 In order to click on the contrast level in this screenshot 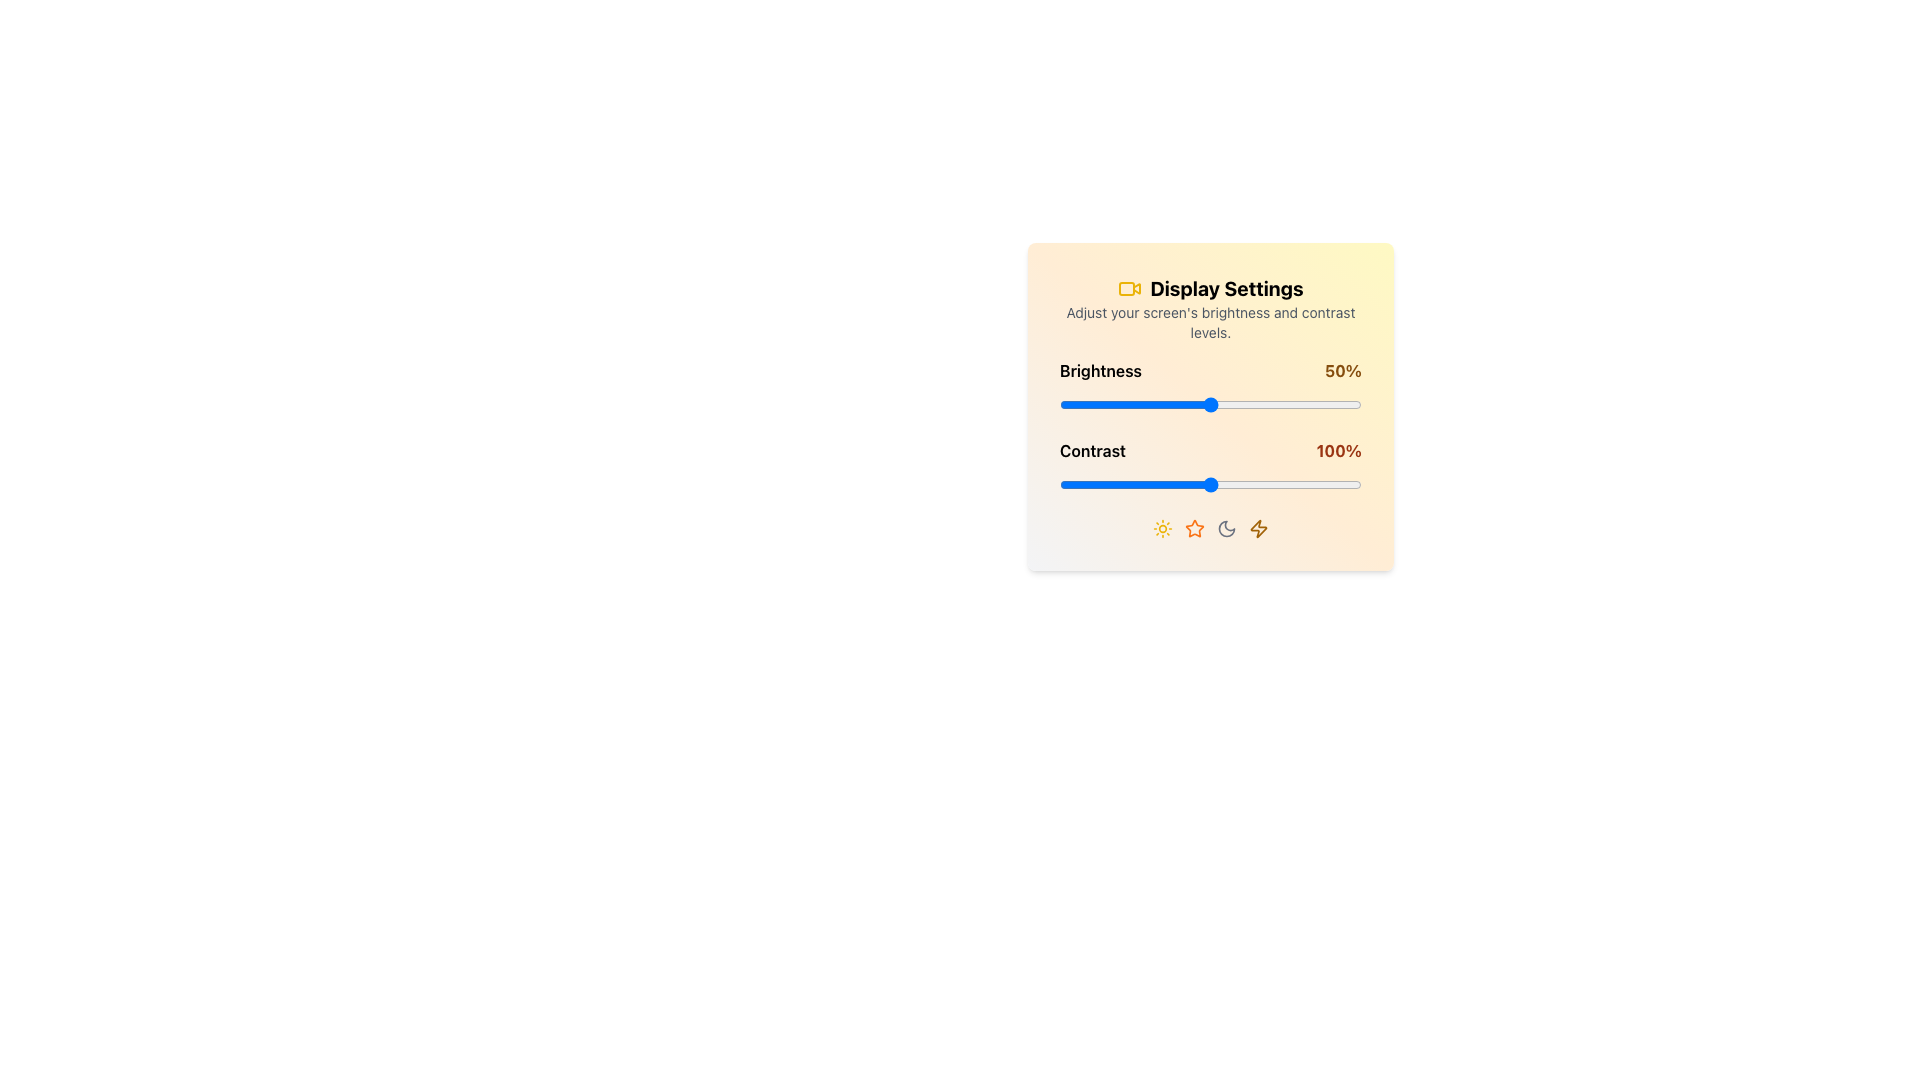, I will do `click(1211, 485)`.